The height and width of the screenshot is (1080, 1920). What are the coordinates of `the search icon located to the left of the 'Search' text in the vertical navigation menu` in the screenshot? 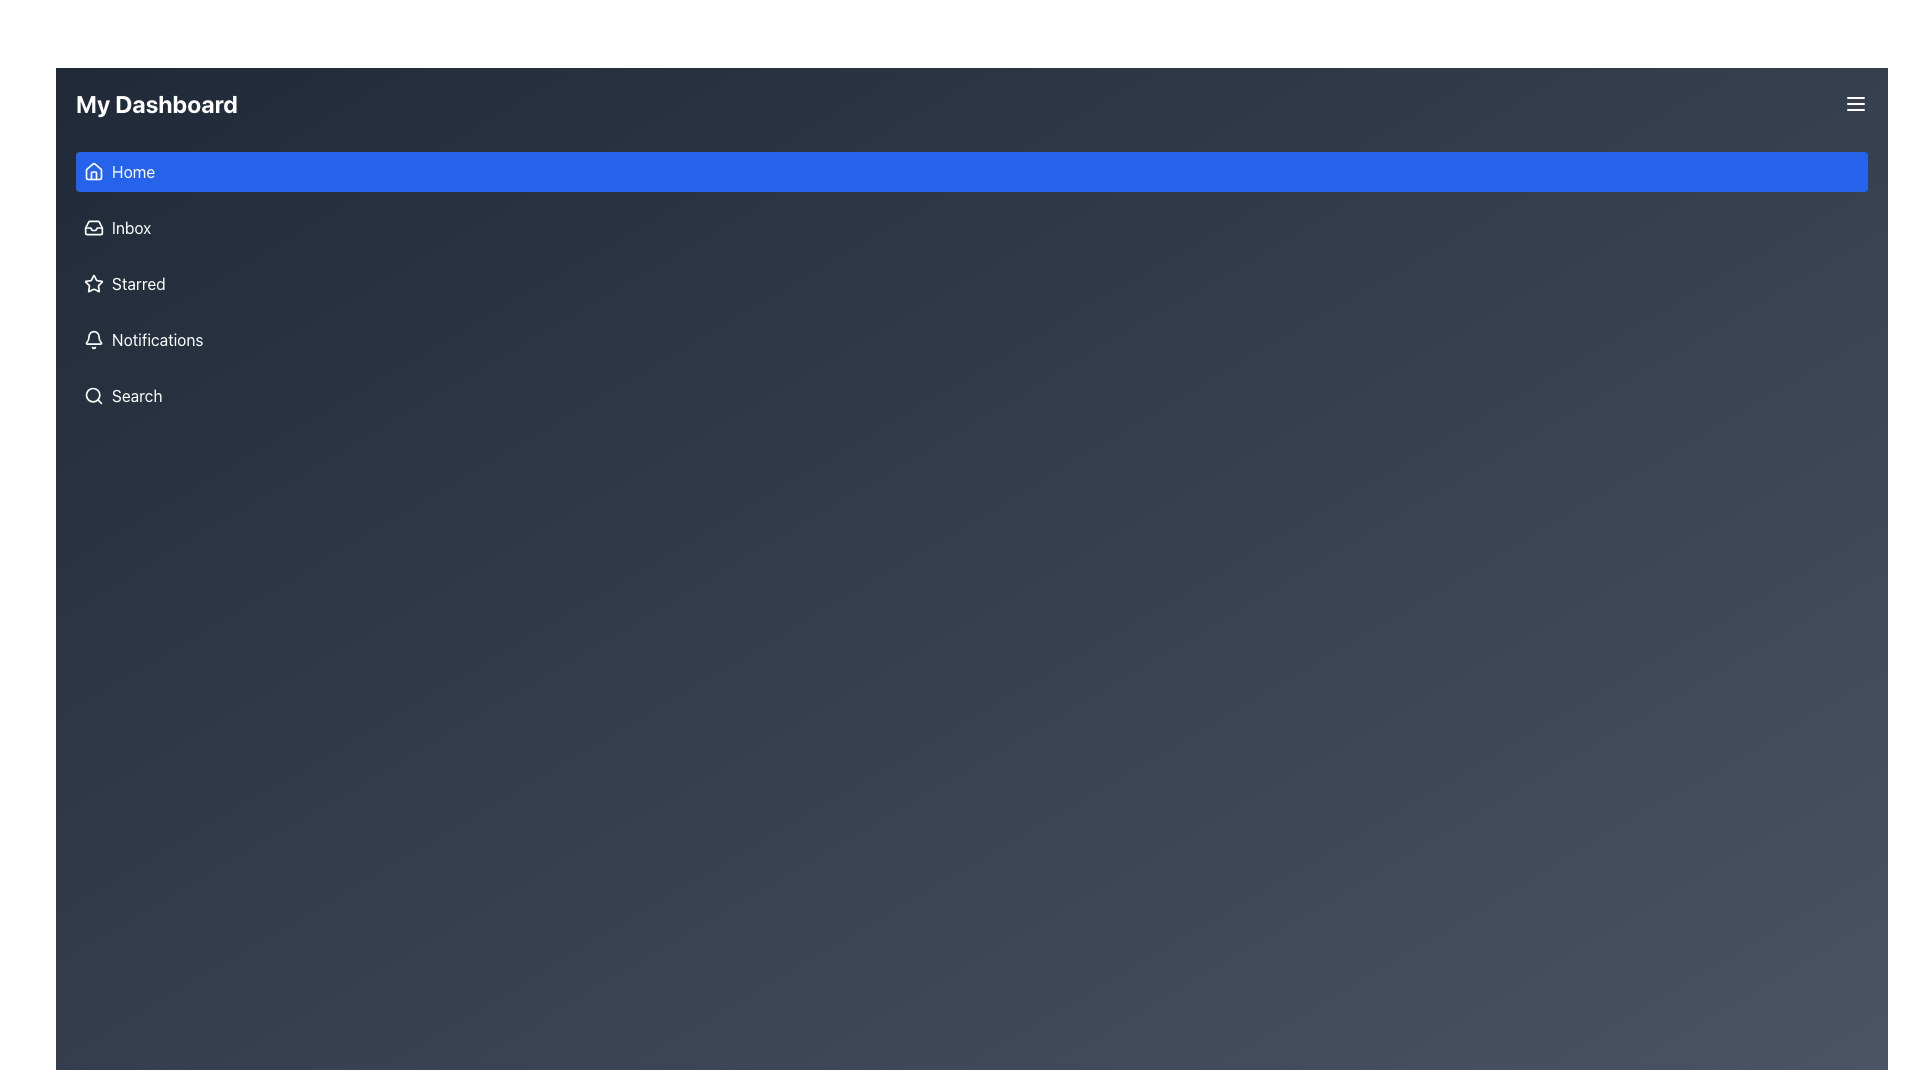 It's located at (93, 396).